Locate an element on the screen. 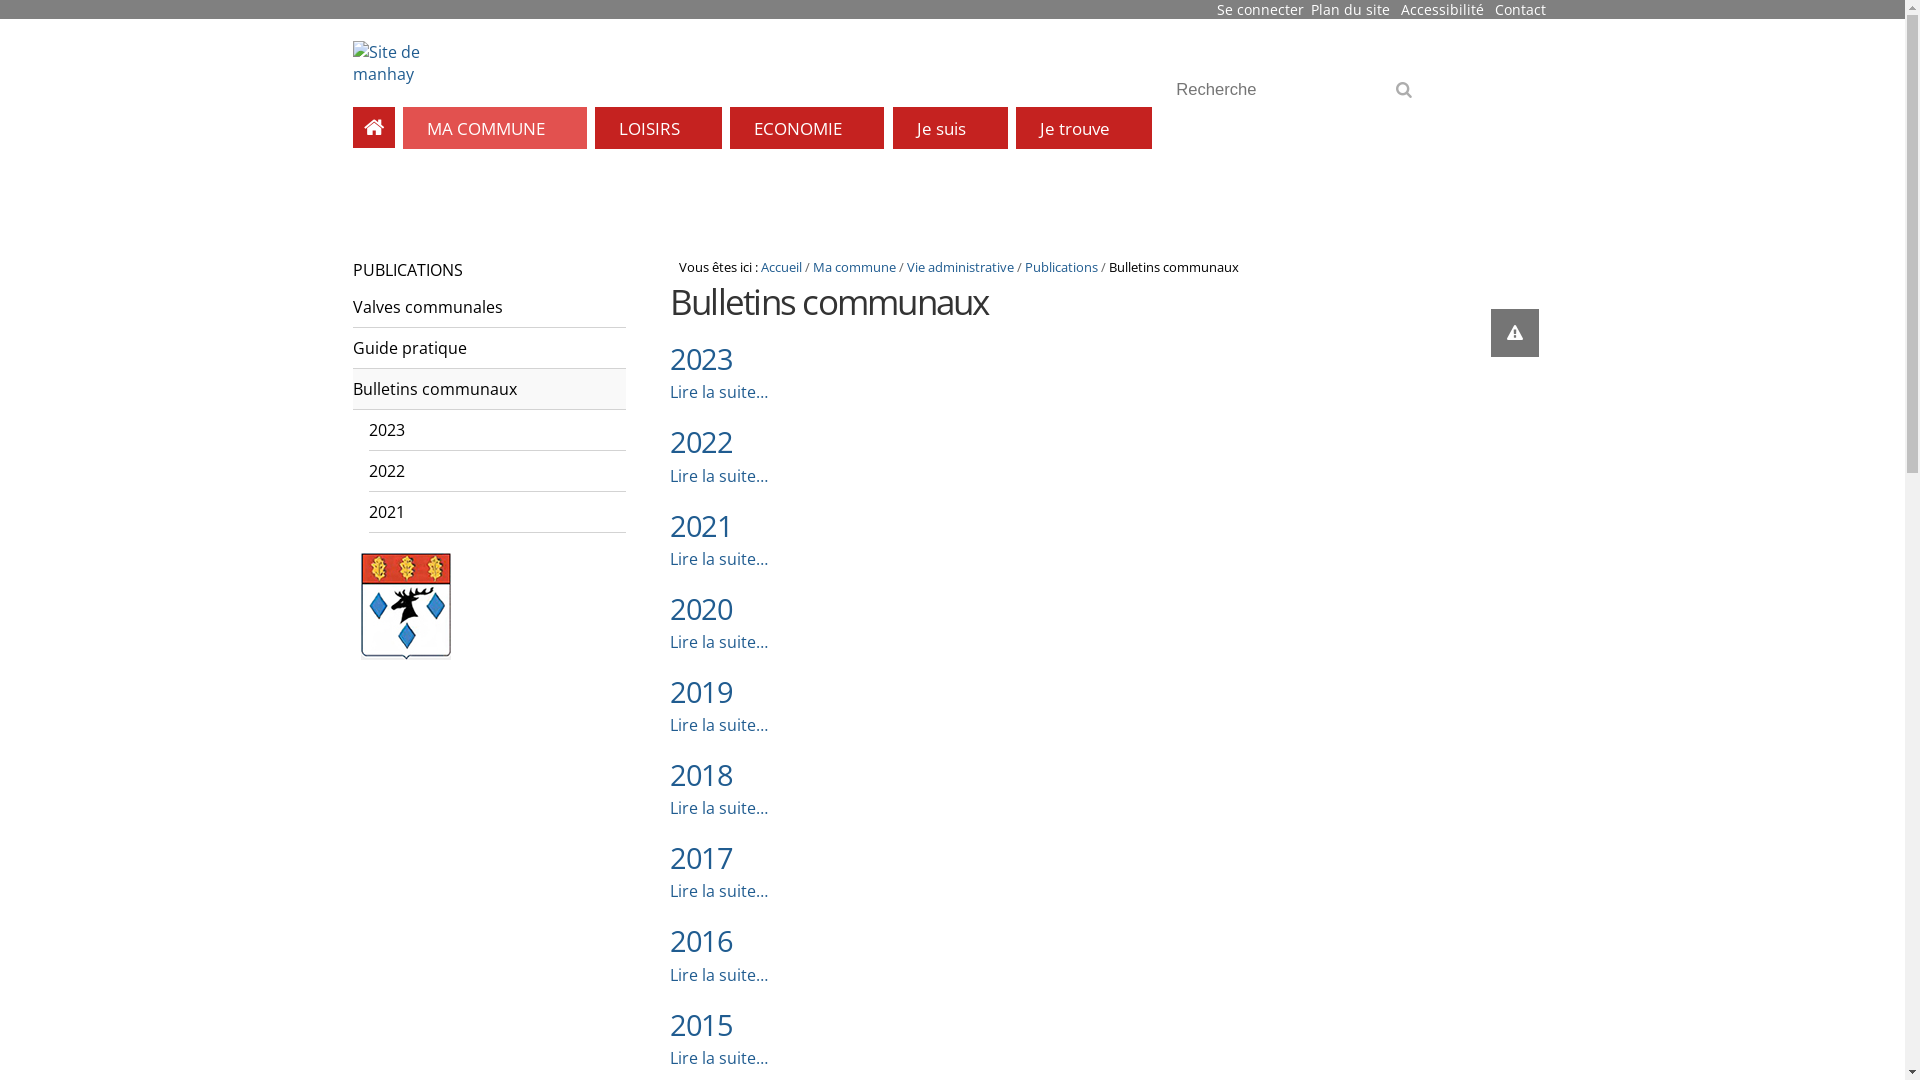 The height and width of the screenshot is (1080, 1920). 'Contact' is located at coordinates (1494, 9).